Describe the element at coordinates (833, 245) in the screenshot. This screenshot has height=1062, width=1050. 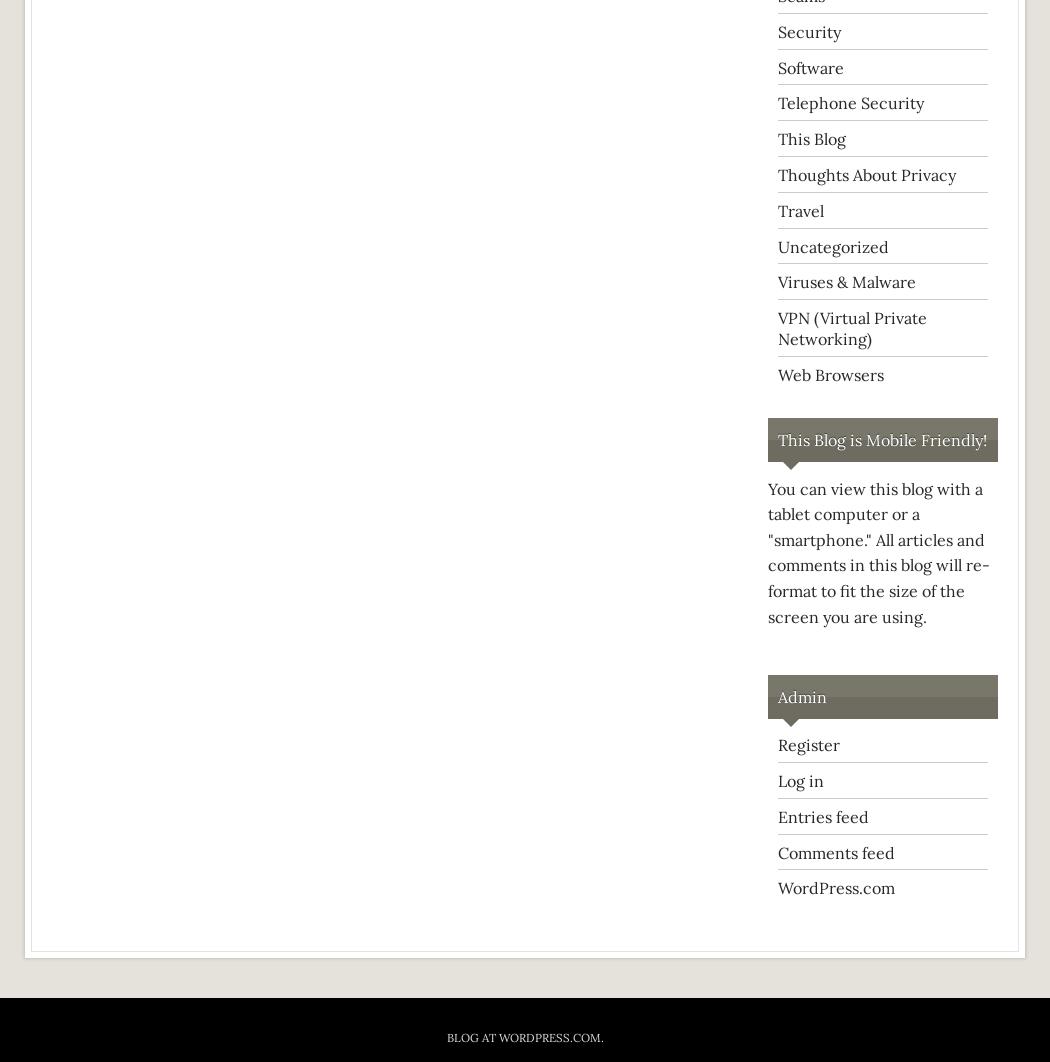
I see `'Uncategorized'` at that location.